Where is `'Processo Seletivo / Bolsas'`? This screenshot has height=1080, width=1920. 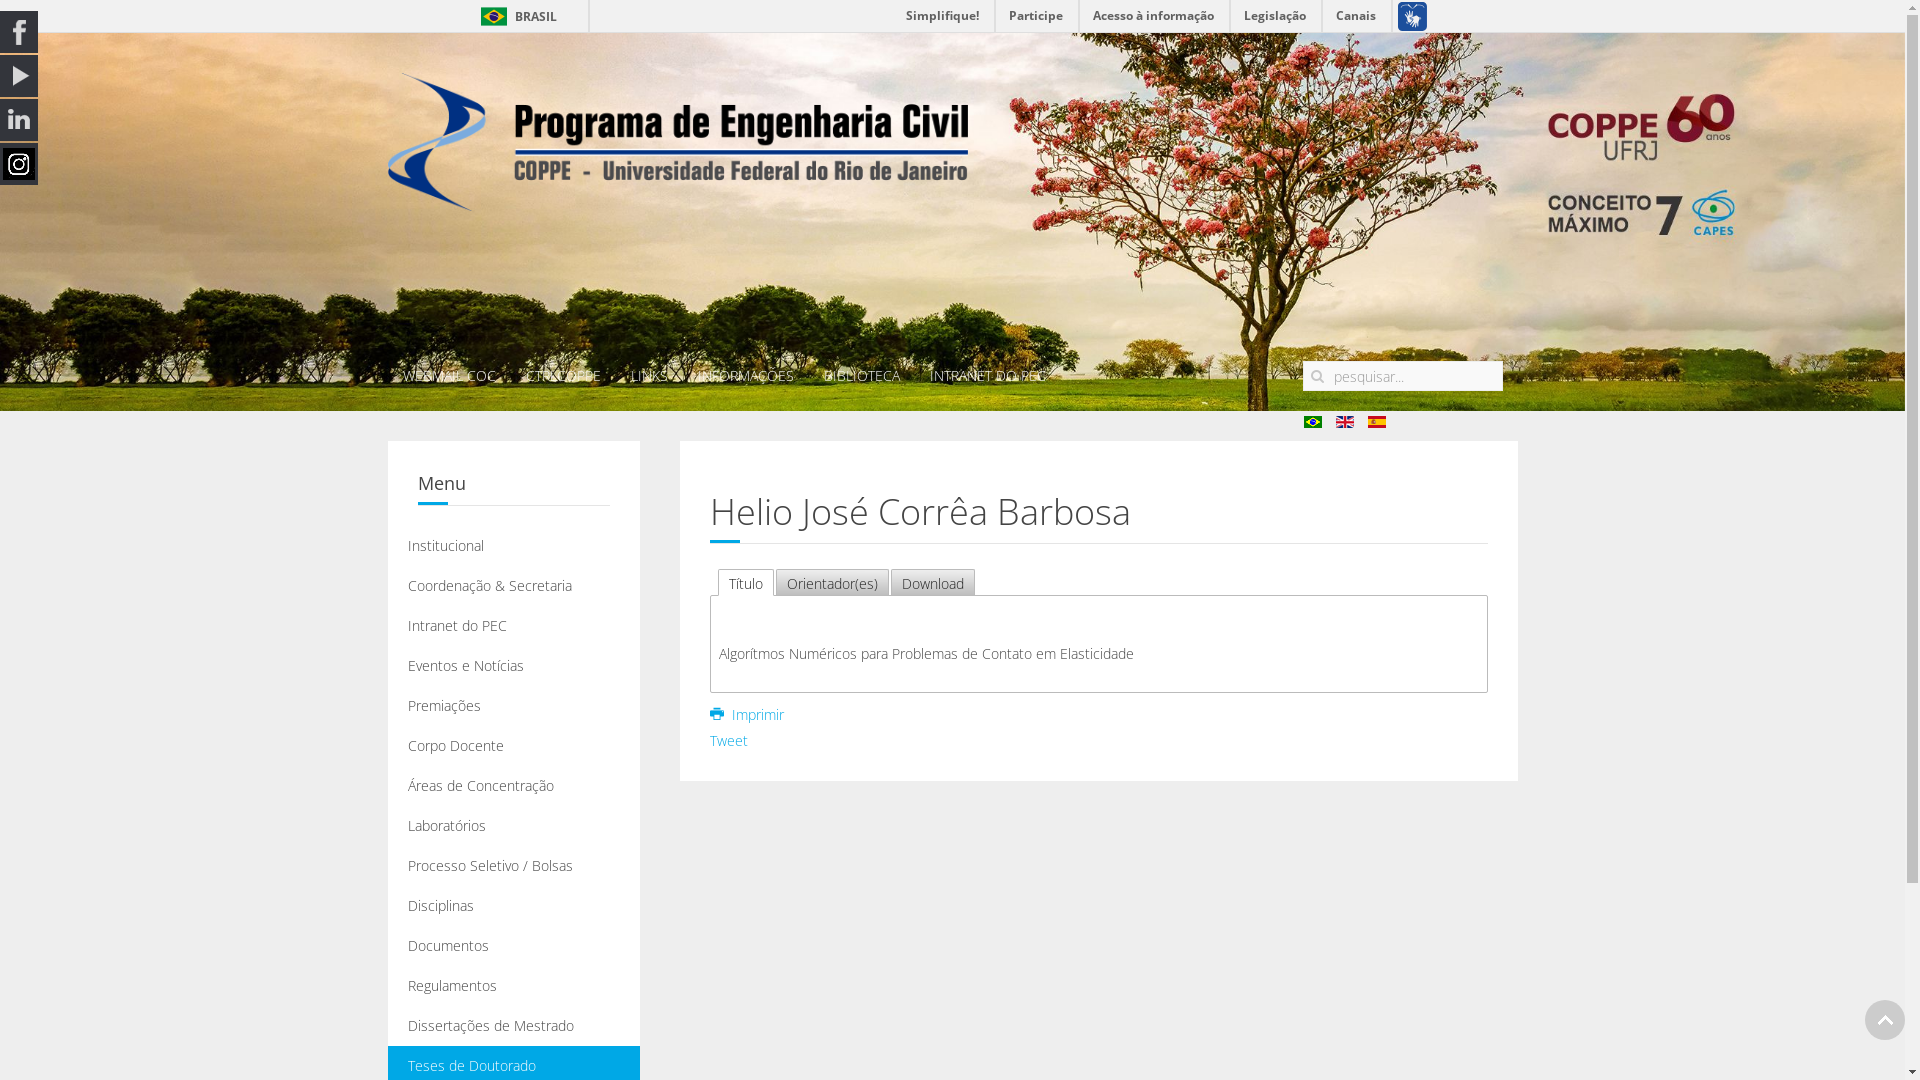
'Processo Seletivo / Bolsas' is located at coordinates (514, 865).